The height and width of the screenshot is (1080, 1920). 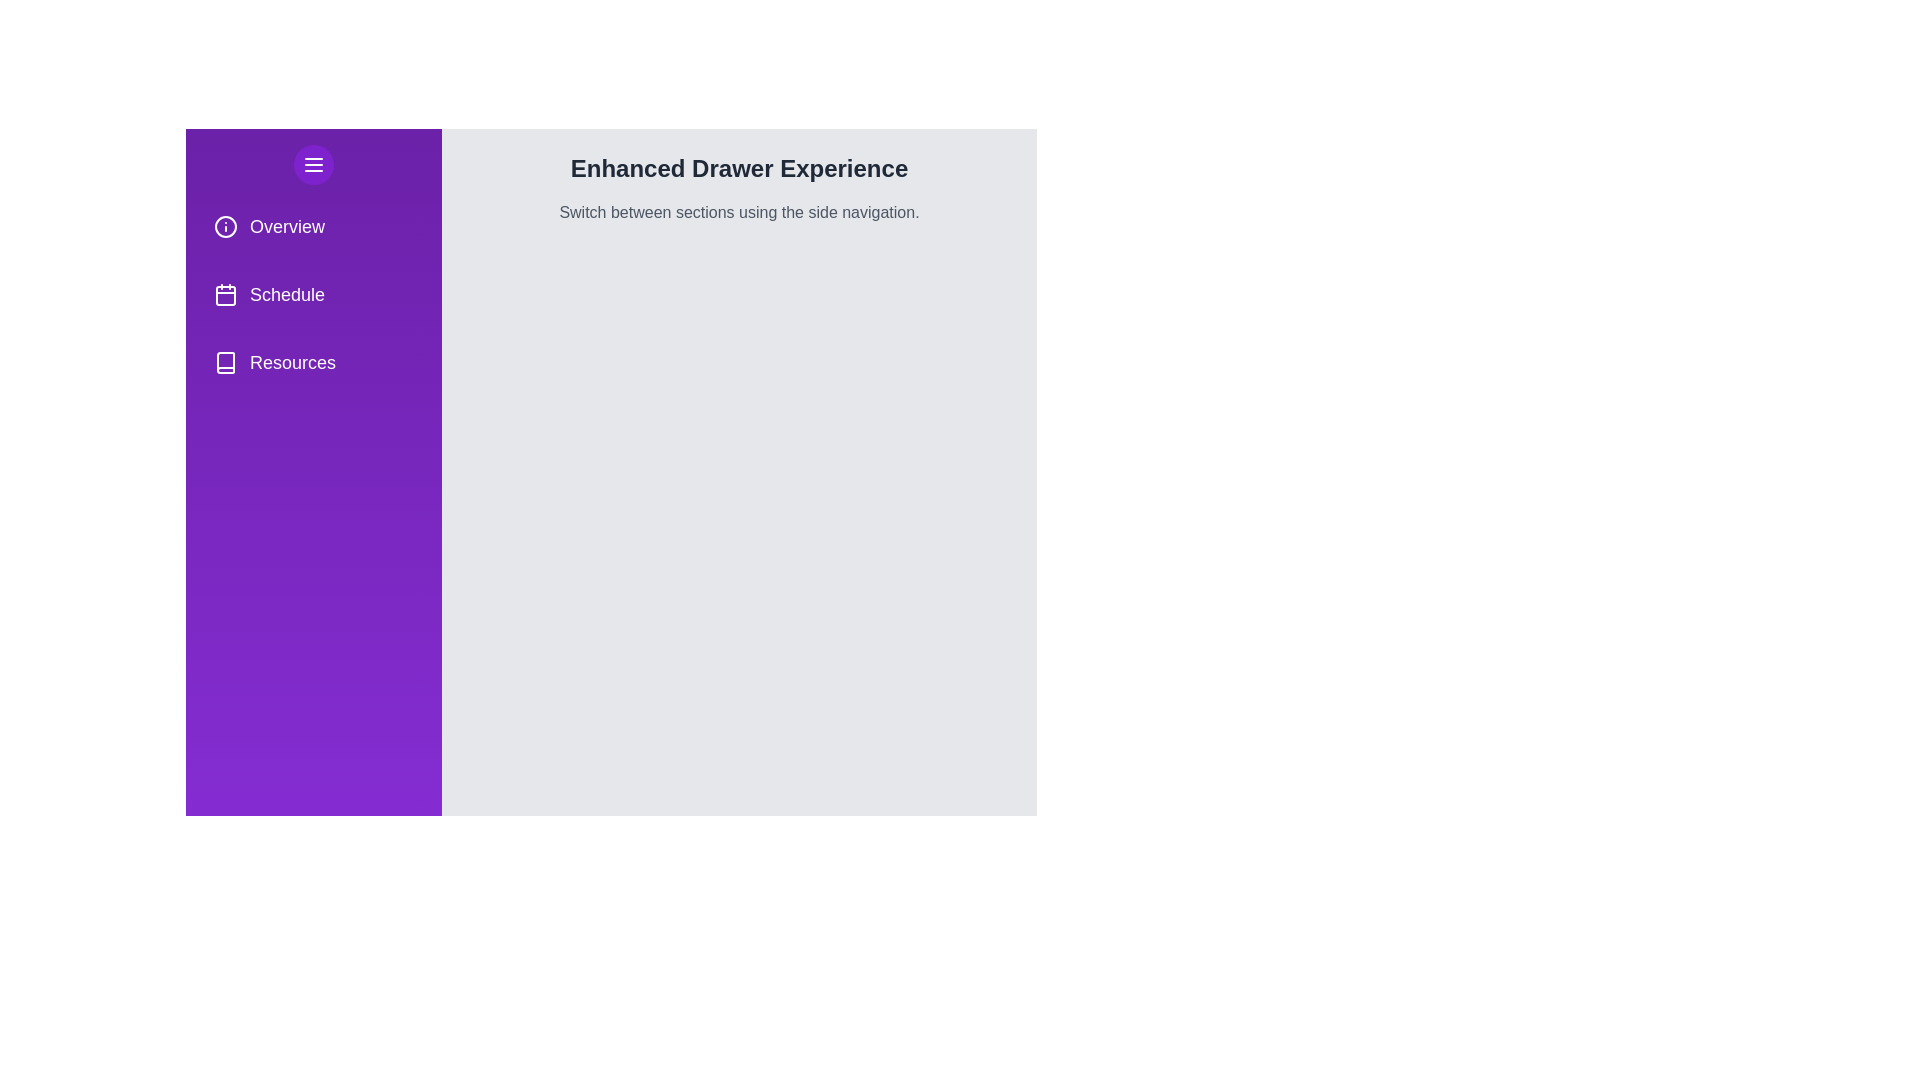 What do you see at coordinates (312, 362) in the screenshot?
I see `the navigation menu item Resources` at bounding box center [312, 362].